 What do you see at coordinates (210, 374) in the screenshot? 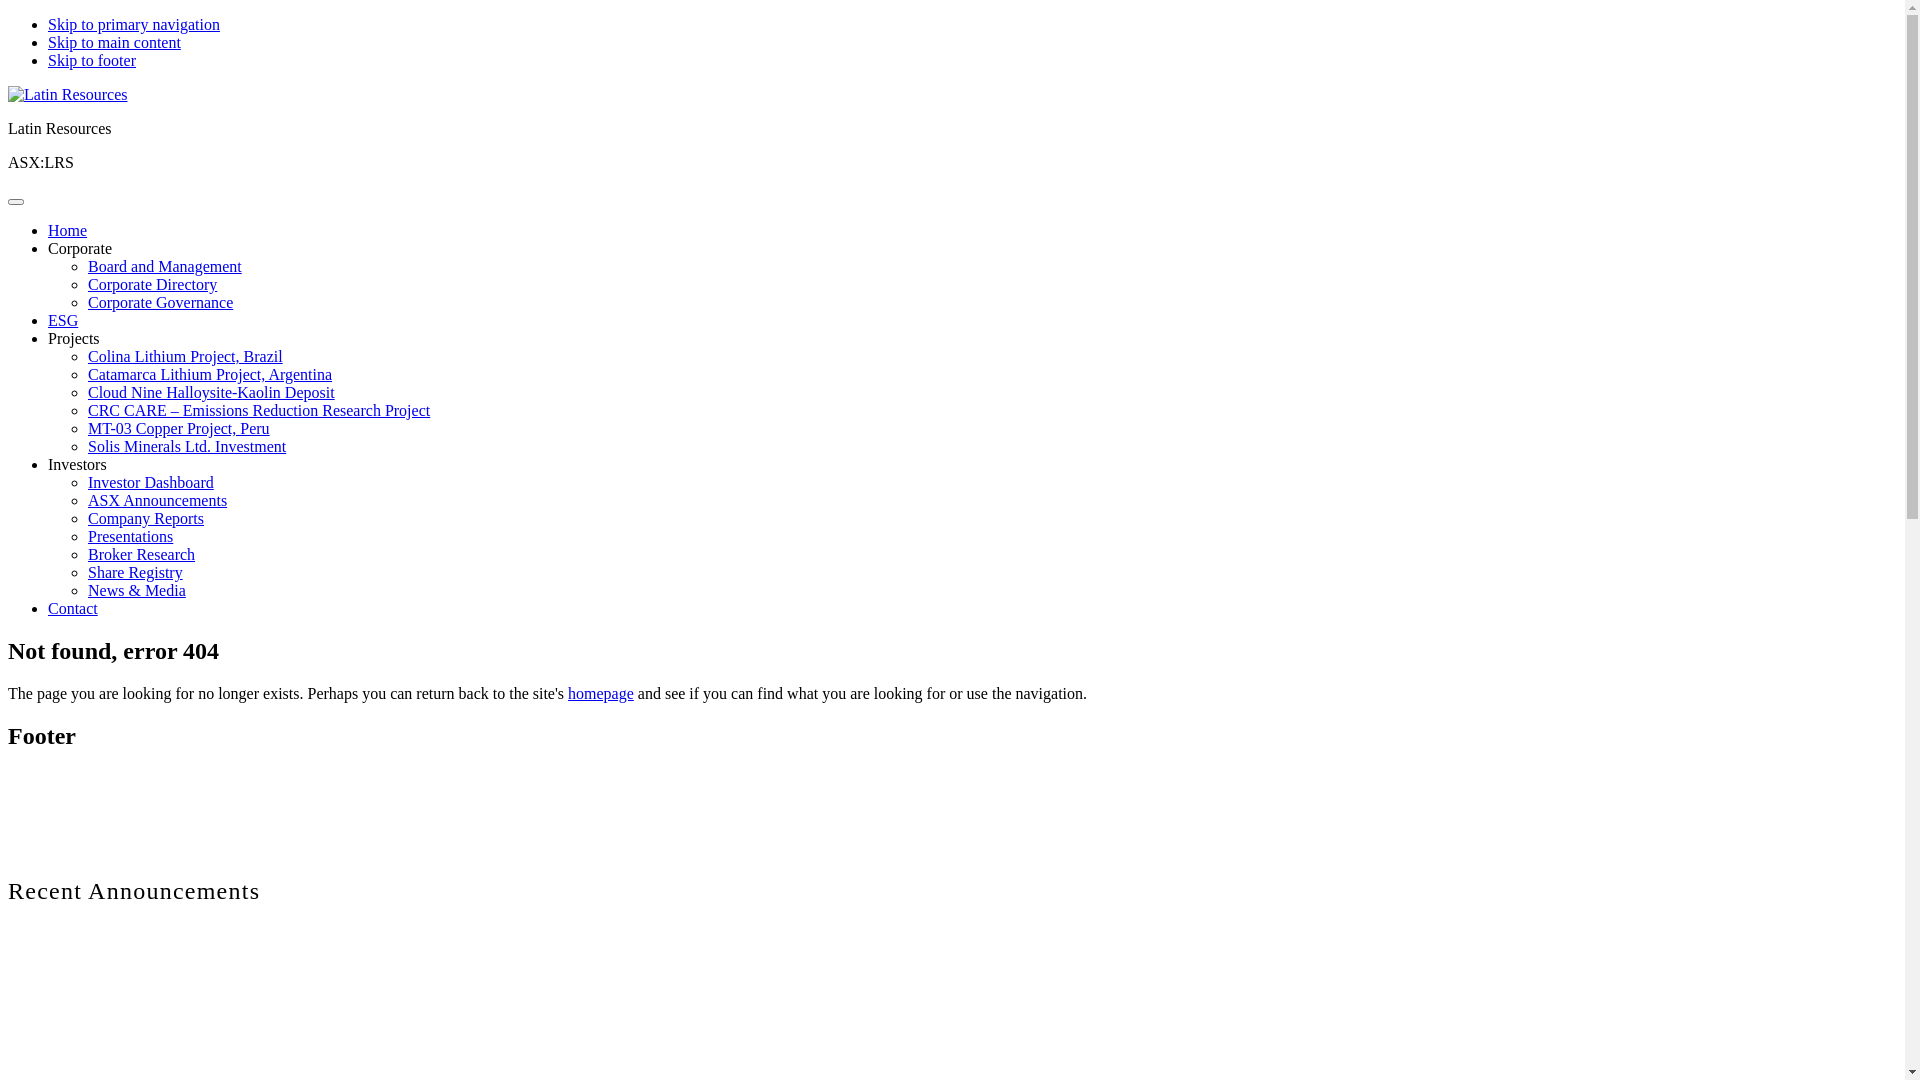
I see `'Catamarca Lithium Project, Argentina'` at bounding box center [210, 374].